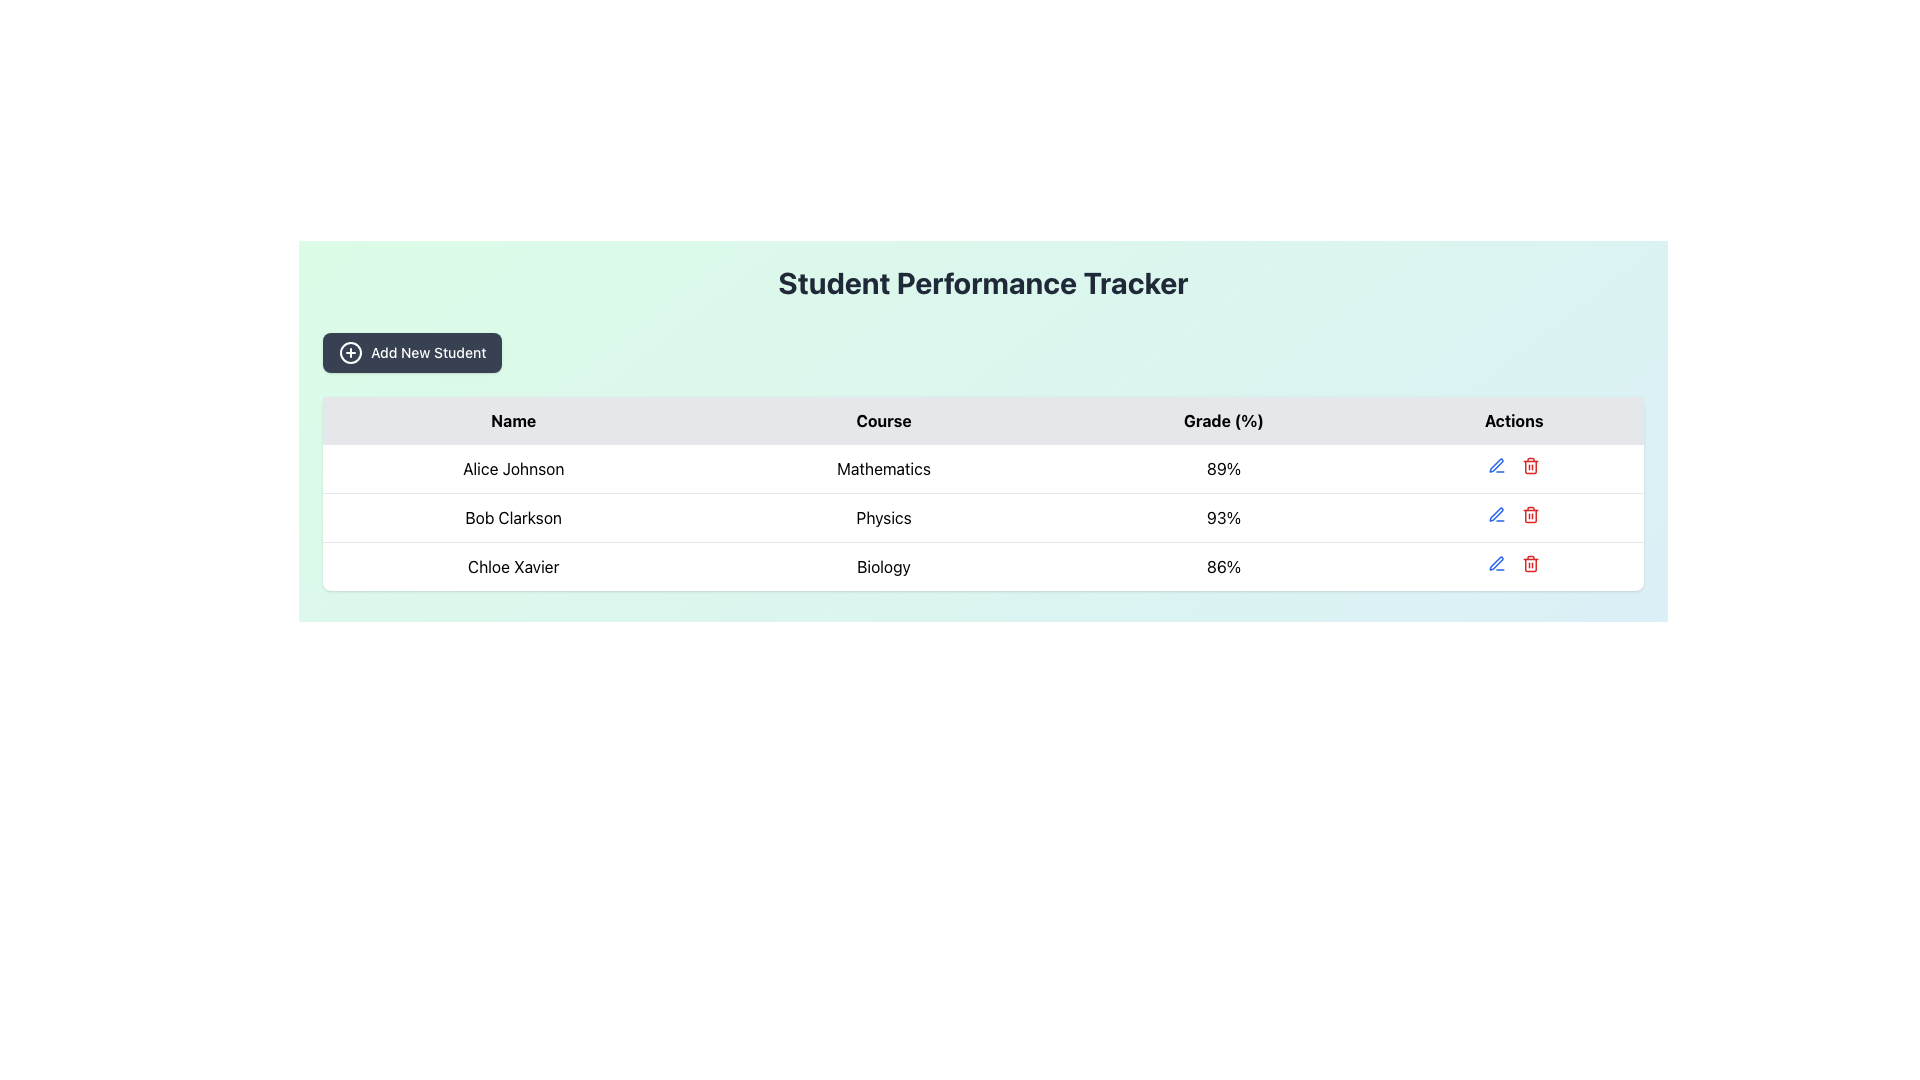 Image resolution: width=1920 pixels, height=1080 pixels. What do you see at coordinates (882, 566) in the screenshot?
I see `the text label displaying 'Biology' located in the second row of the 'Course' column in the table, aligned with 'Chloe Xavier' and '86%'` at bounding box center [882, 566].